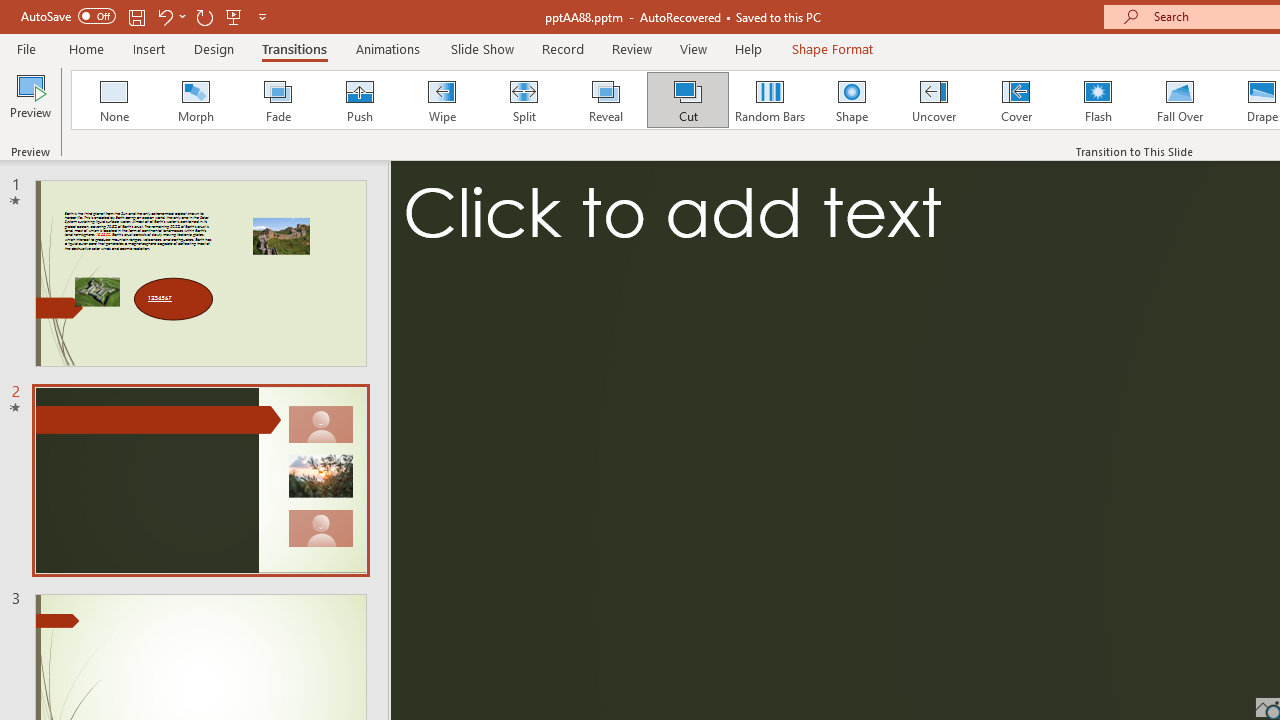  I want to click on 'Cover', so click(1016, 100).